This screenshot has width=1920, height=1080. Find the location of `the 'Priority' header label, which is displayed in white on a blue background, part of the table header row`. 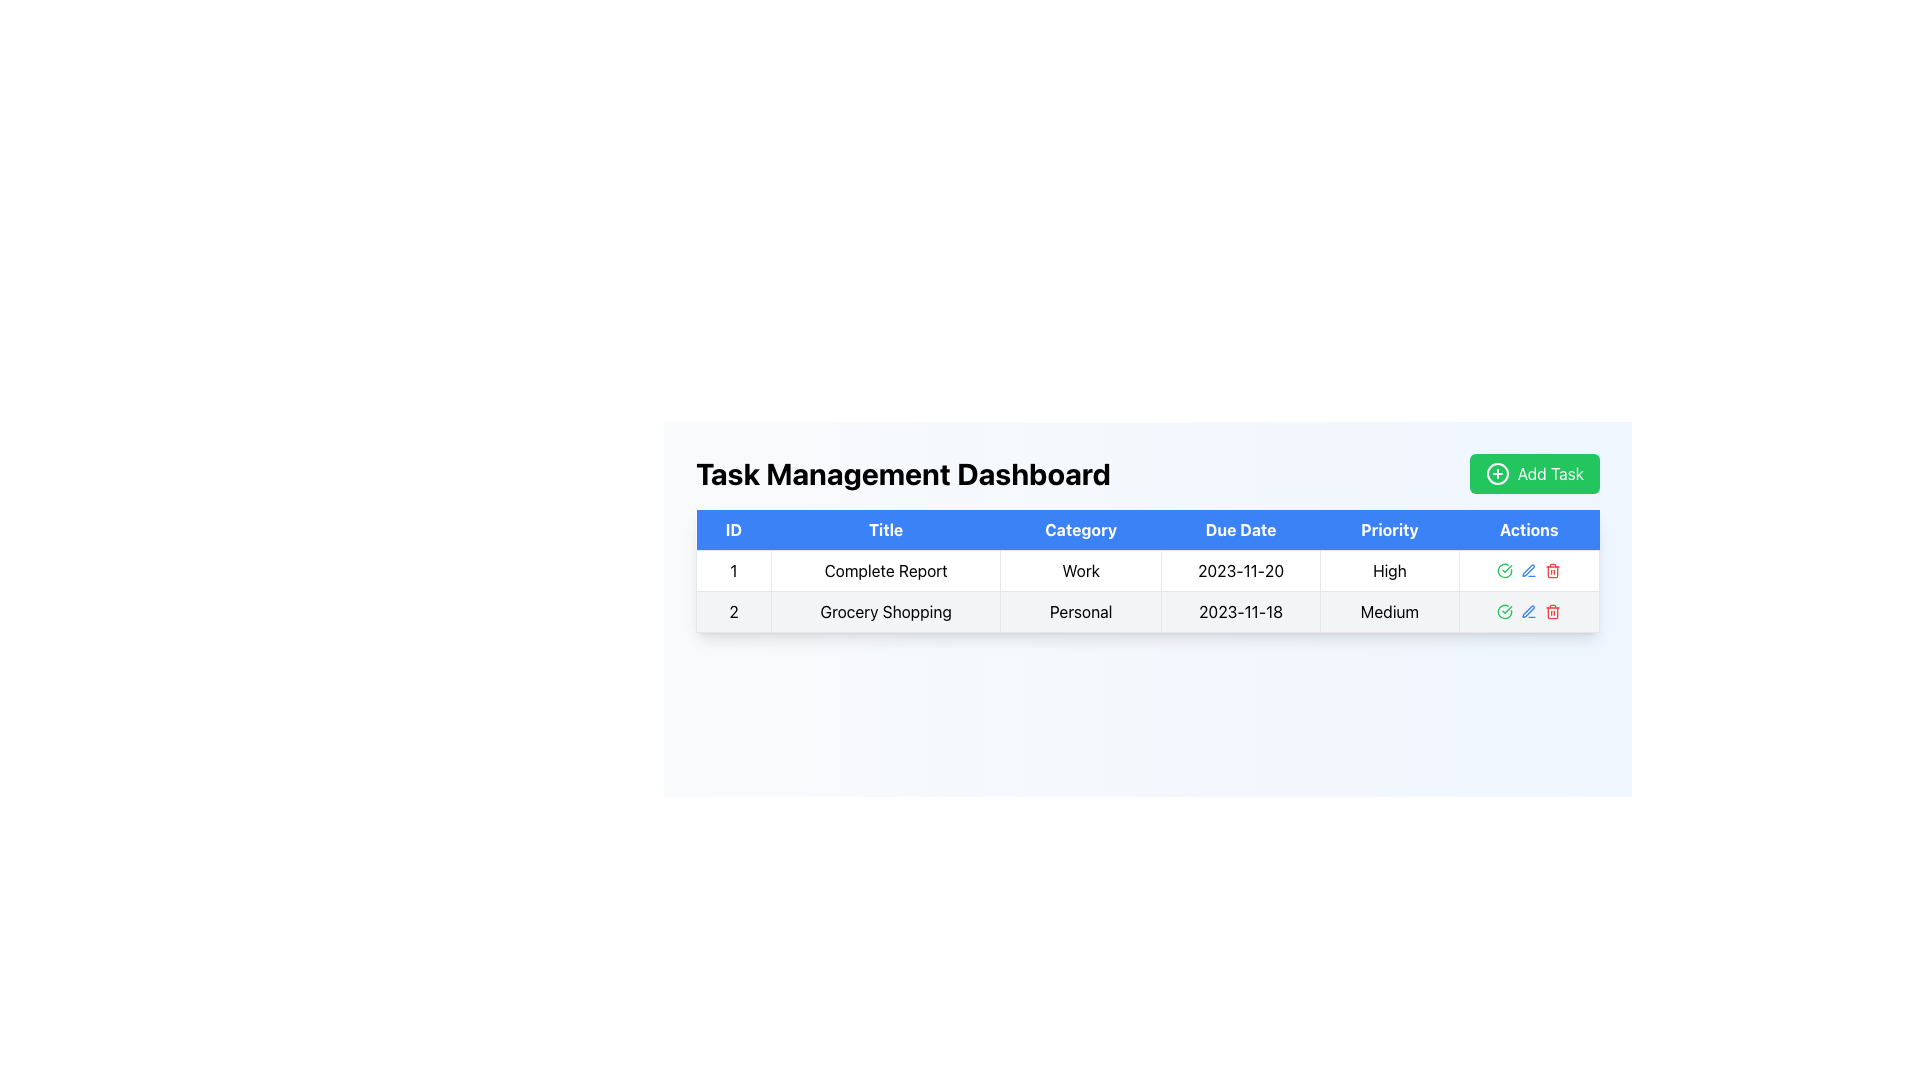

the 'Priority' header label, which is displayed in white on a blue background, part of the table header row is located at coordinates (1388, 529).